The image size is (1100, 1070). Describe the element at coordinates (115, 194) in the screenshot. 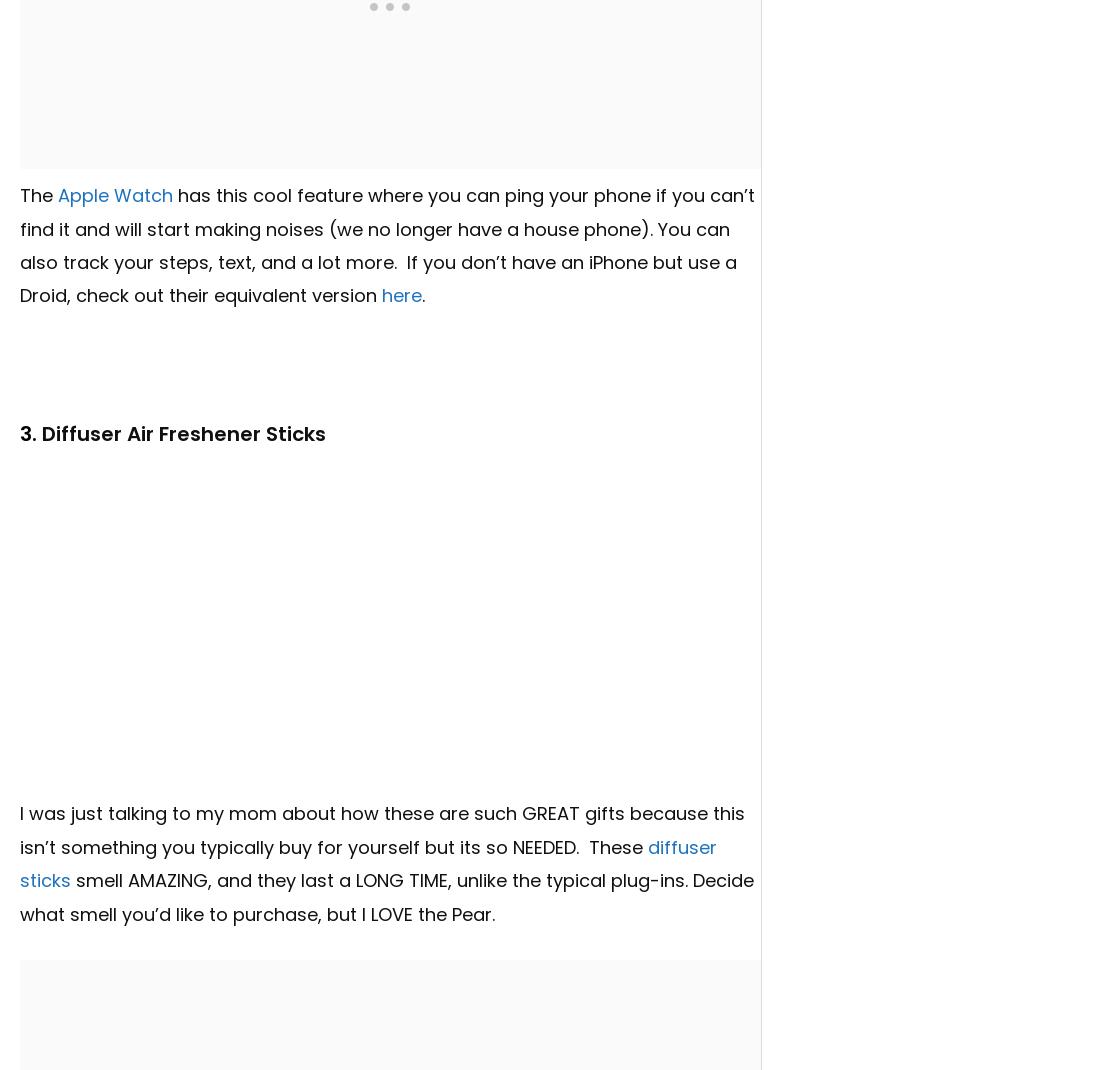

I see `'Apple Watch'` at that location.